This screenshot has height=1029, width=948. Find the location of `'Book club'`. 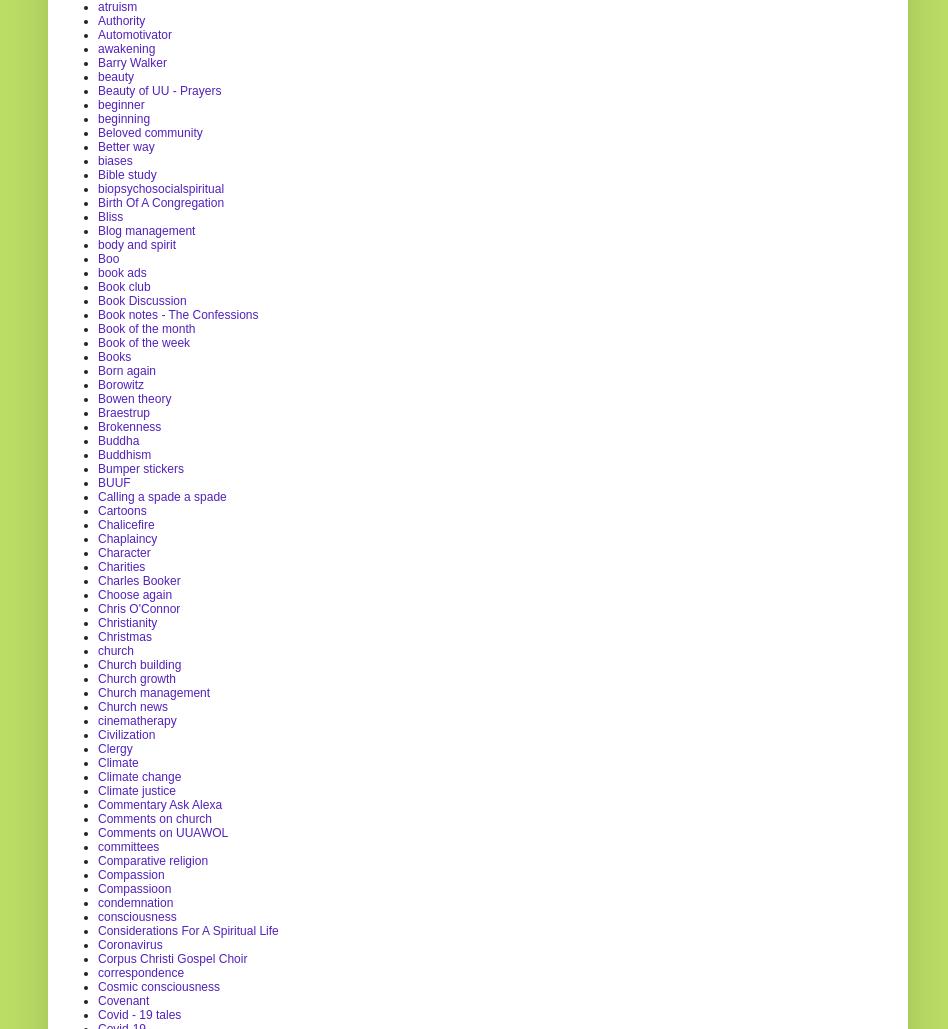

'Book club' is located at coordinates (122, 284).